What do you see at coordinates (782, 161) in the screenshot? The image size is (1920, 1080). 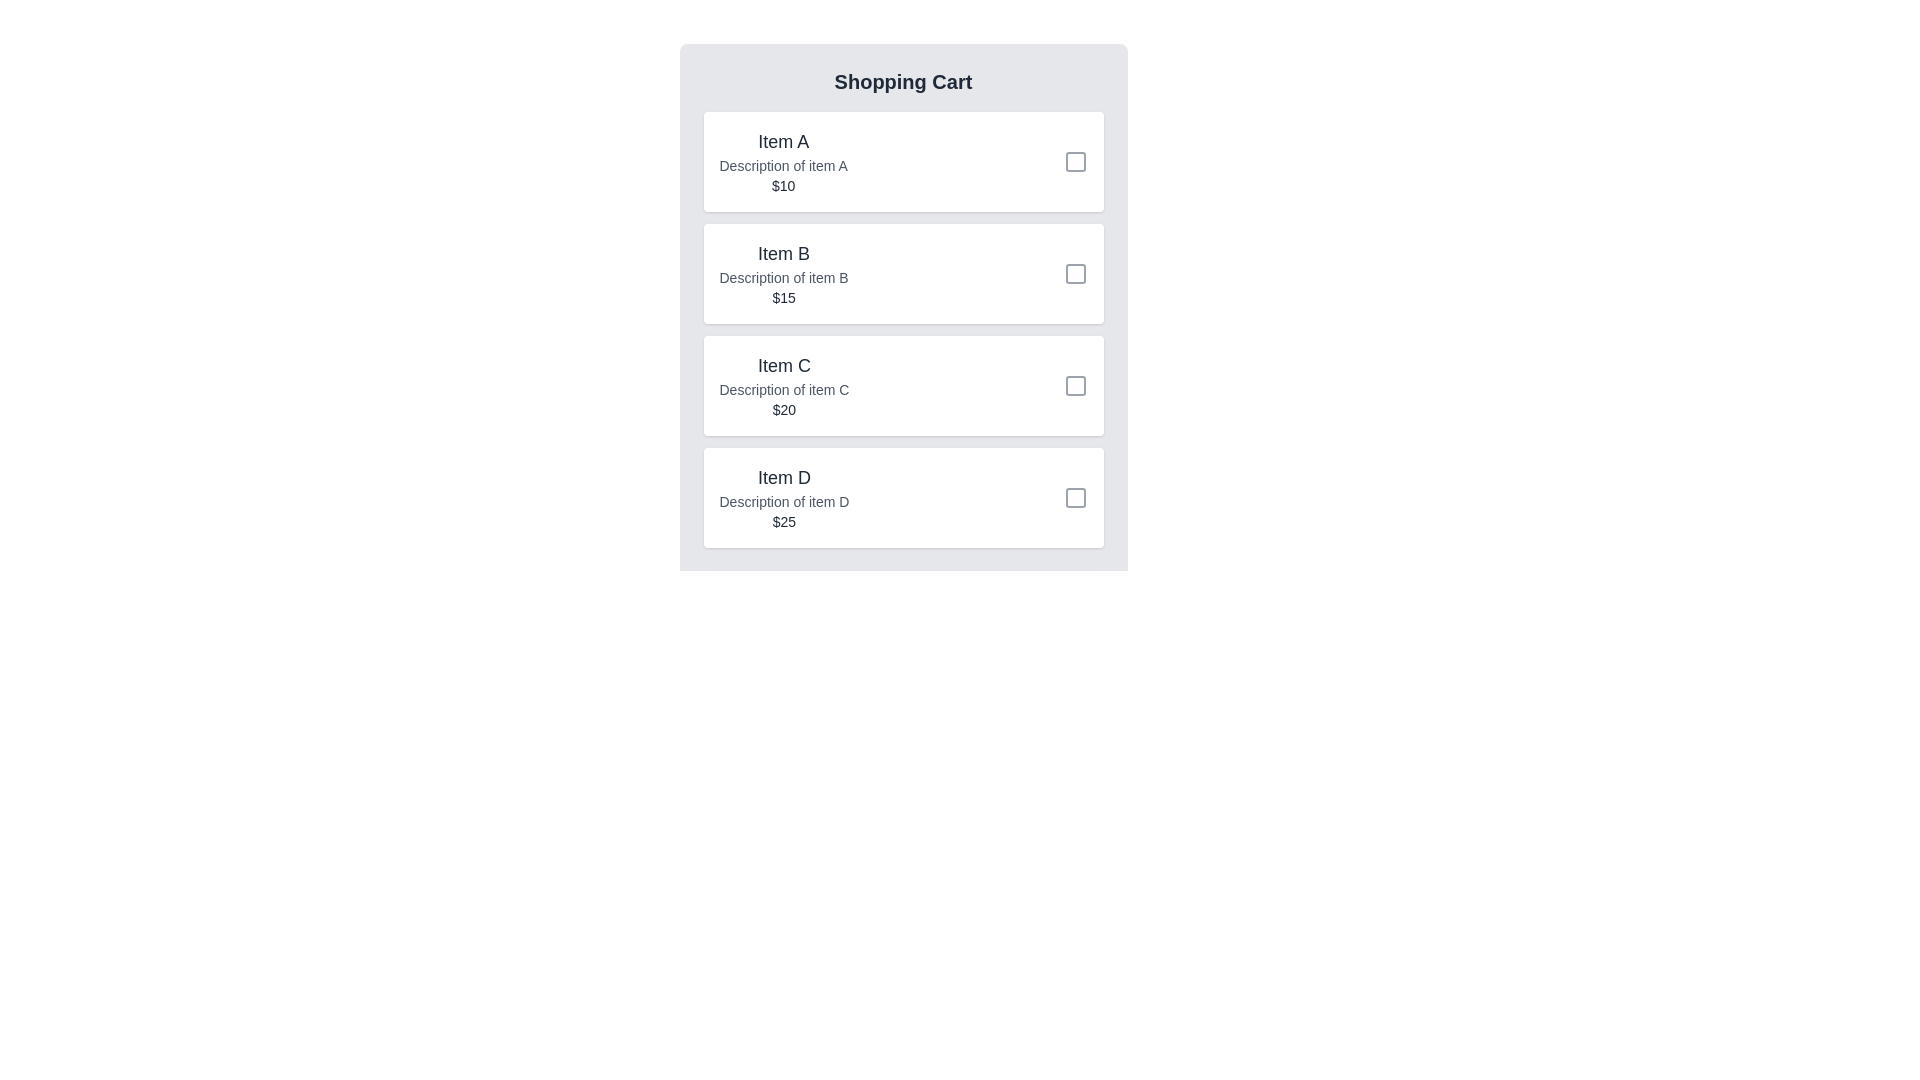 I see `the text block containing the main details of the first item in the shopping cart, which includes its title, description, and price` at bounding box center [782, 161].